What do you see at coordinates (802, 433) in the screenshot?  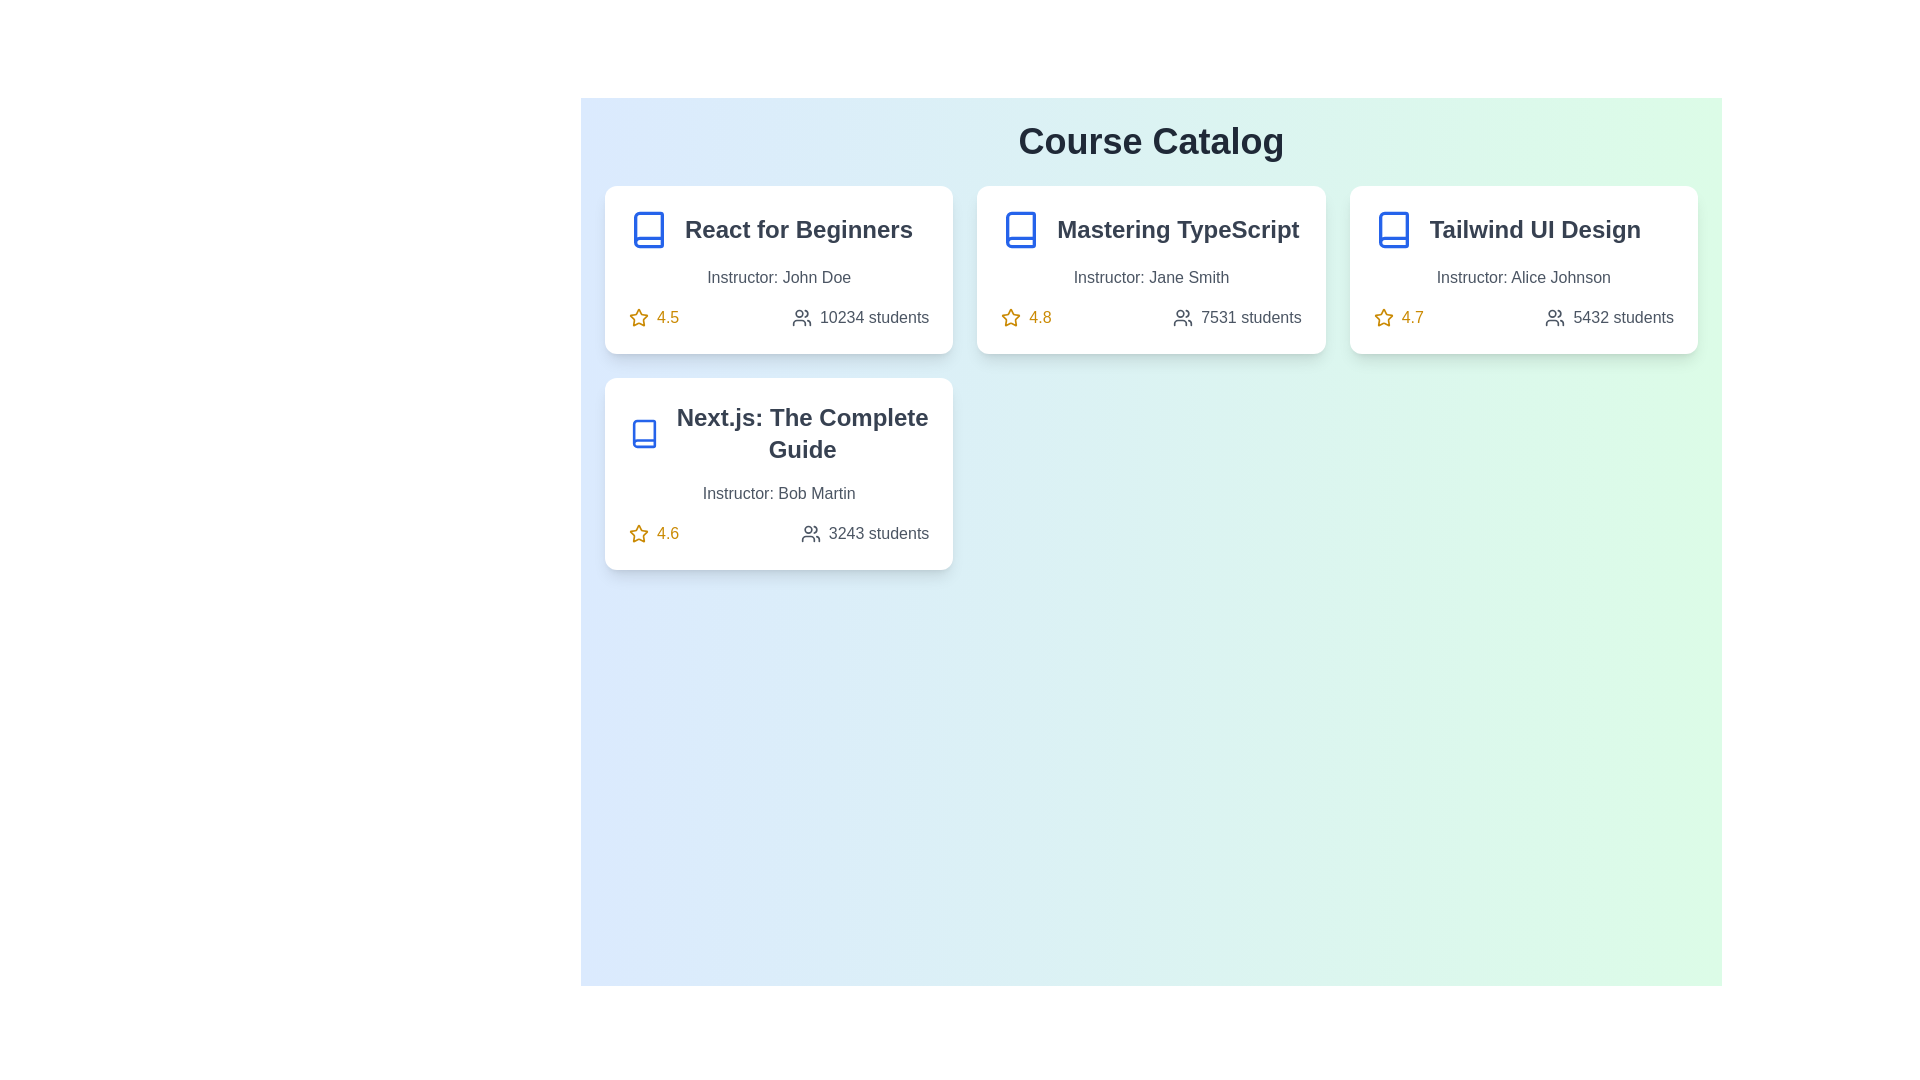 I see `title text of the course located in the lower-left card of the grid view under 'Course Catalog', positioned to the right of the blue book icon` at bounding box center [802, 433].